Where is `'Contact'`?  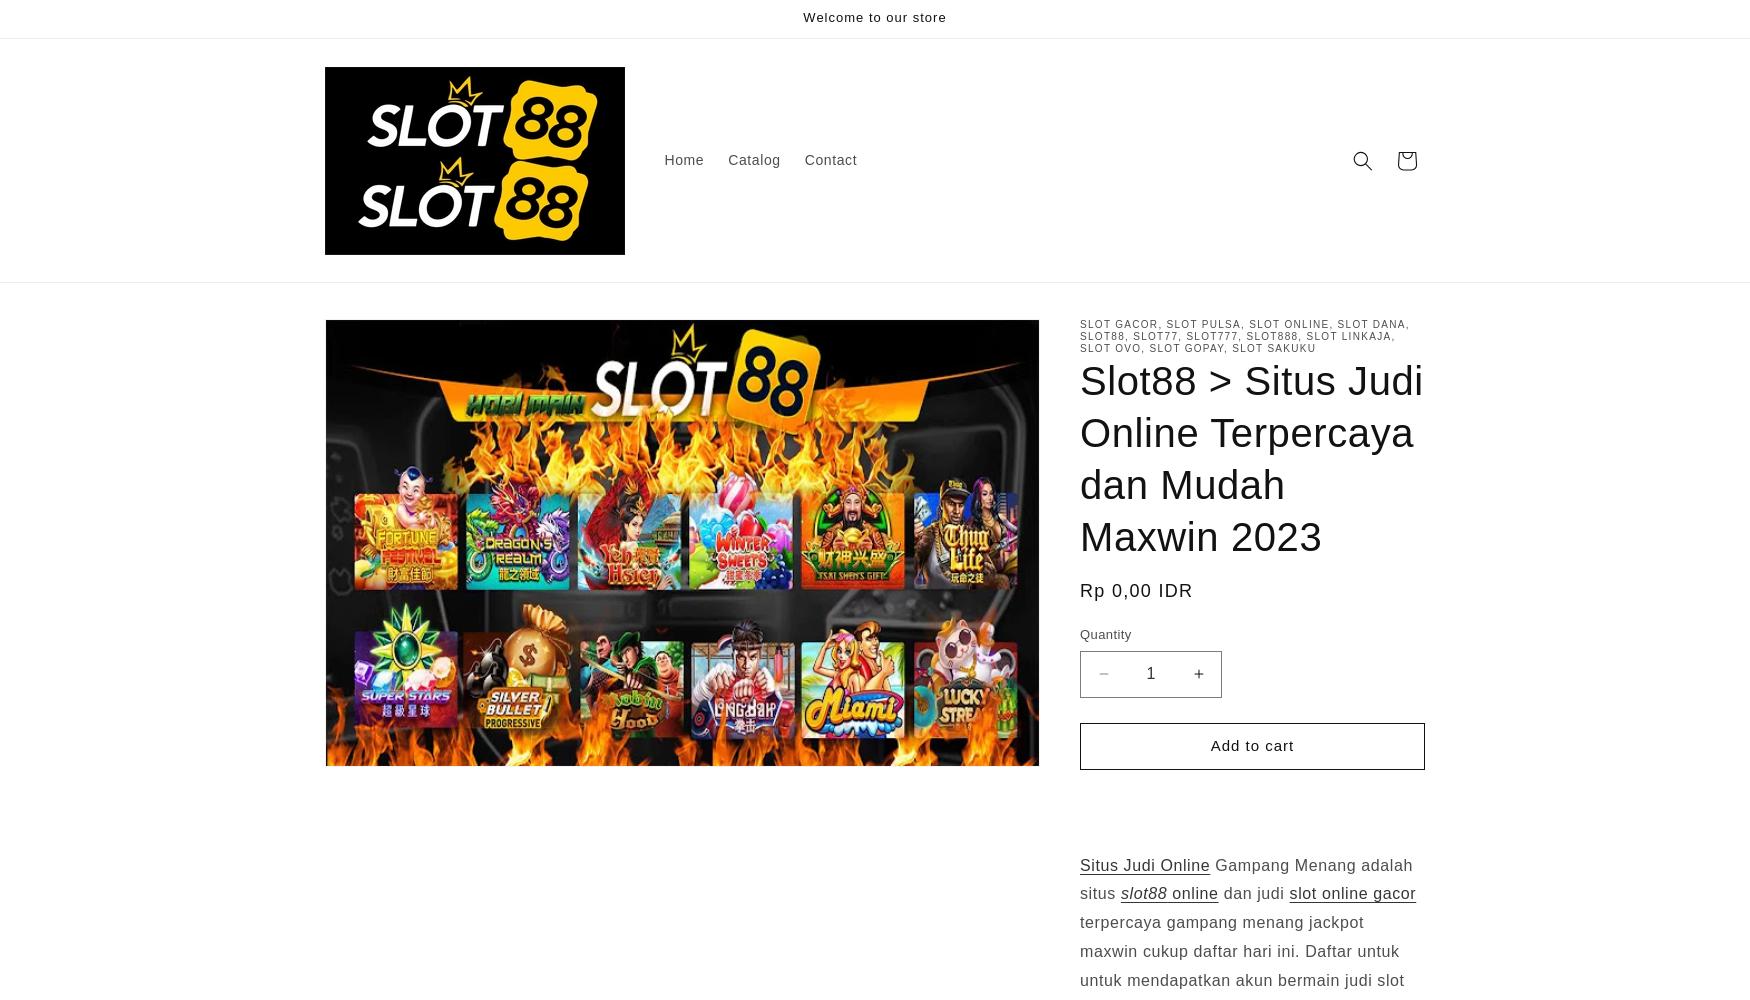 'Contact' is located at coordinates (830, 160).